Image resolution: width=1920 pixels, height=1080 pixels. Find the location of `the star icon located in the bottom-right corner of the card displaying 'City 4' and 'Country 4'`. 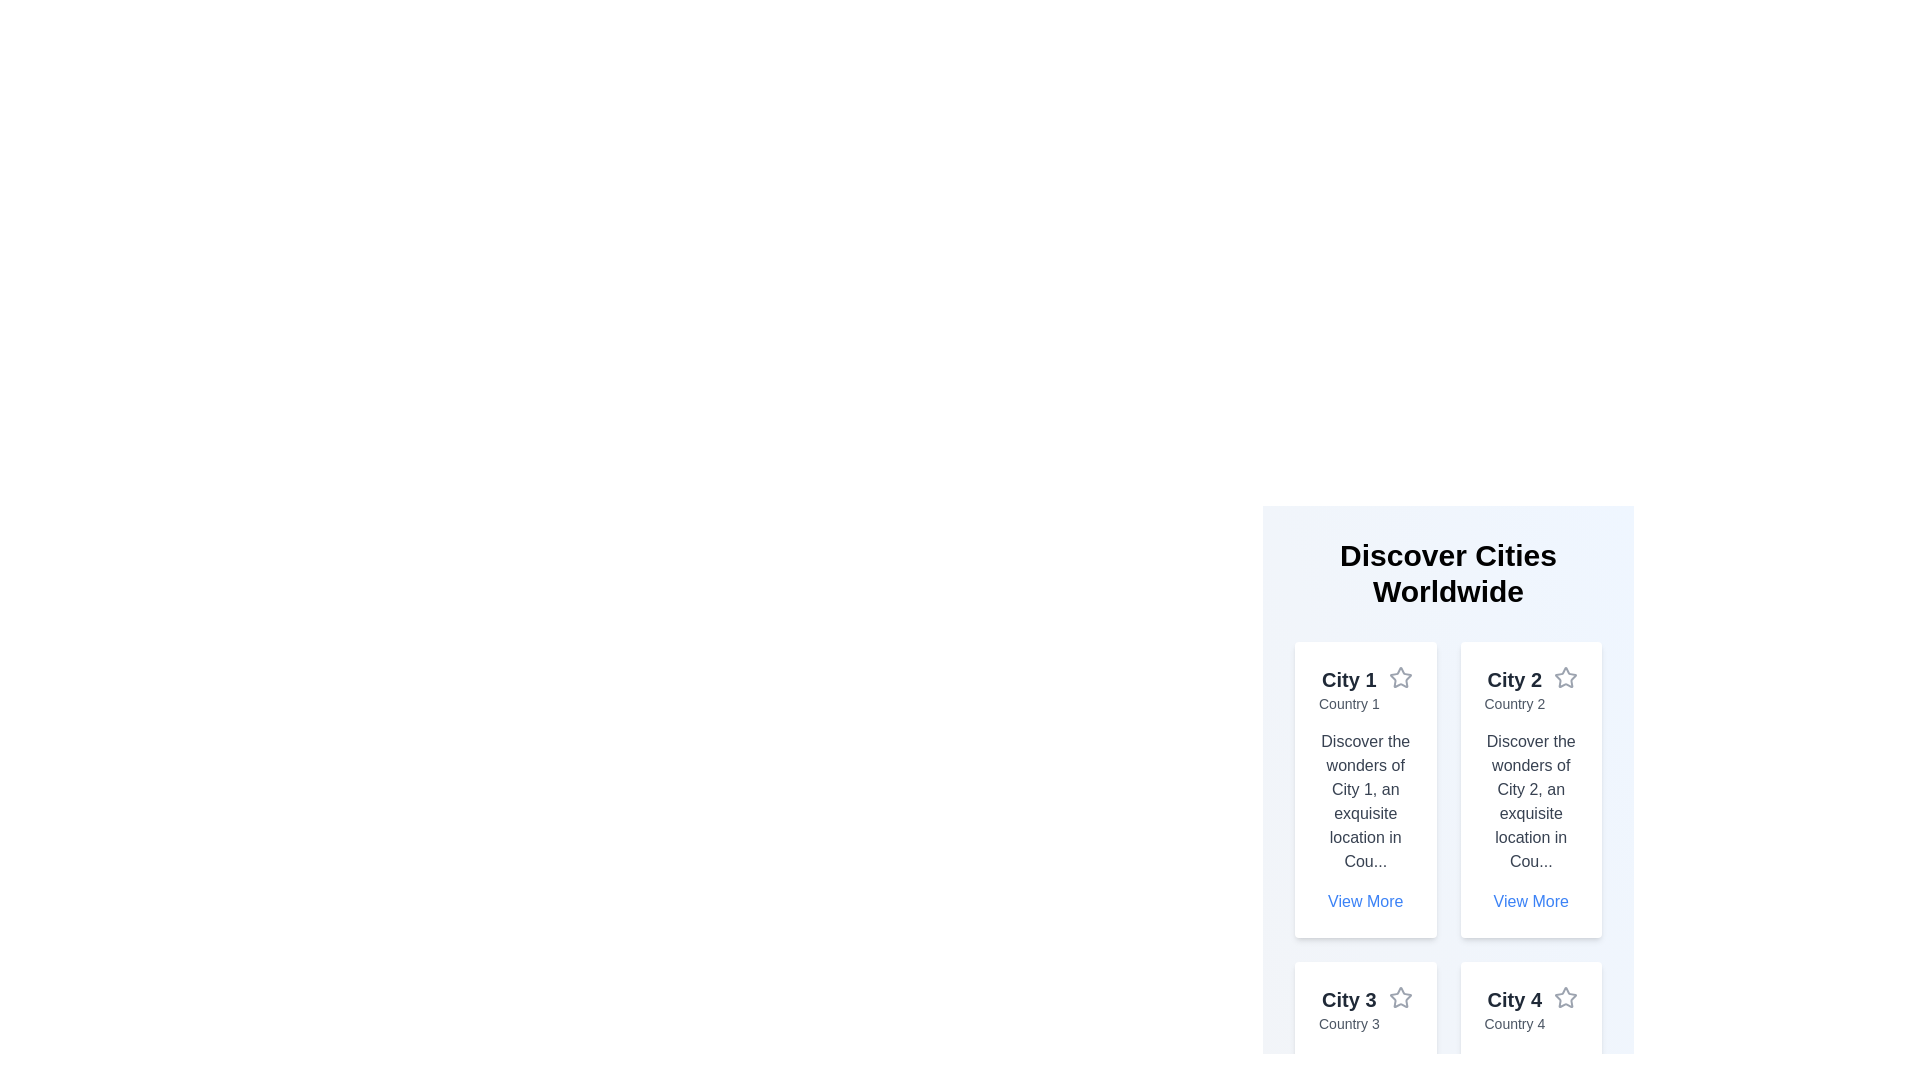

the star icon located in the bottom-right corner of the card displaying 'City 4' and 'Country 4' is located at coordinates (1564, 998).